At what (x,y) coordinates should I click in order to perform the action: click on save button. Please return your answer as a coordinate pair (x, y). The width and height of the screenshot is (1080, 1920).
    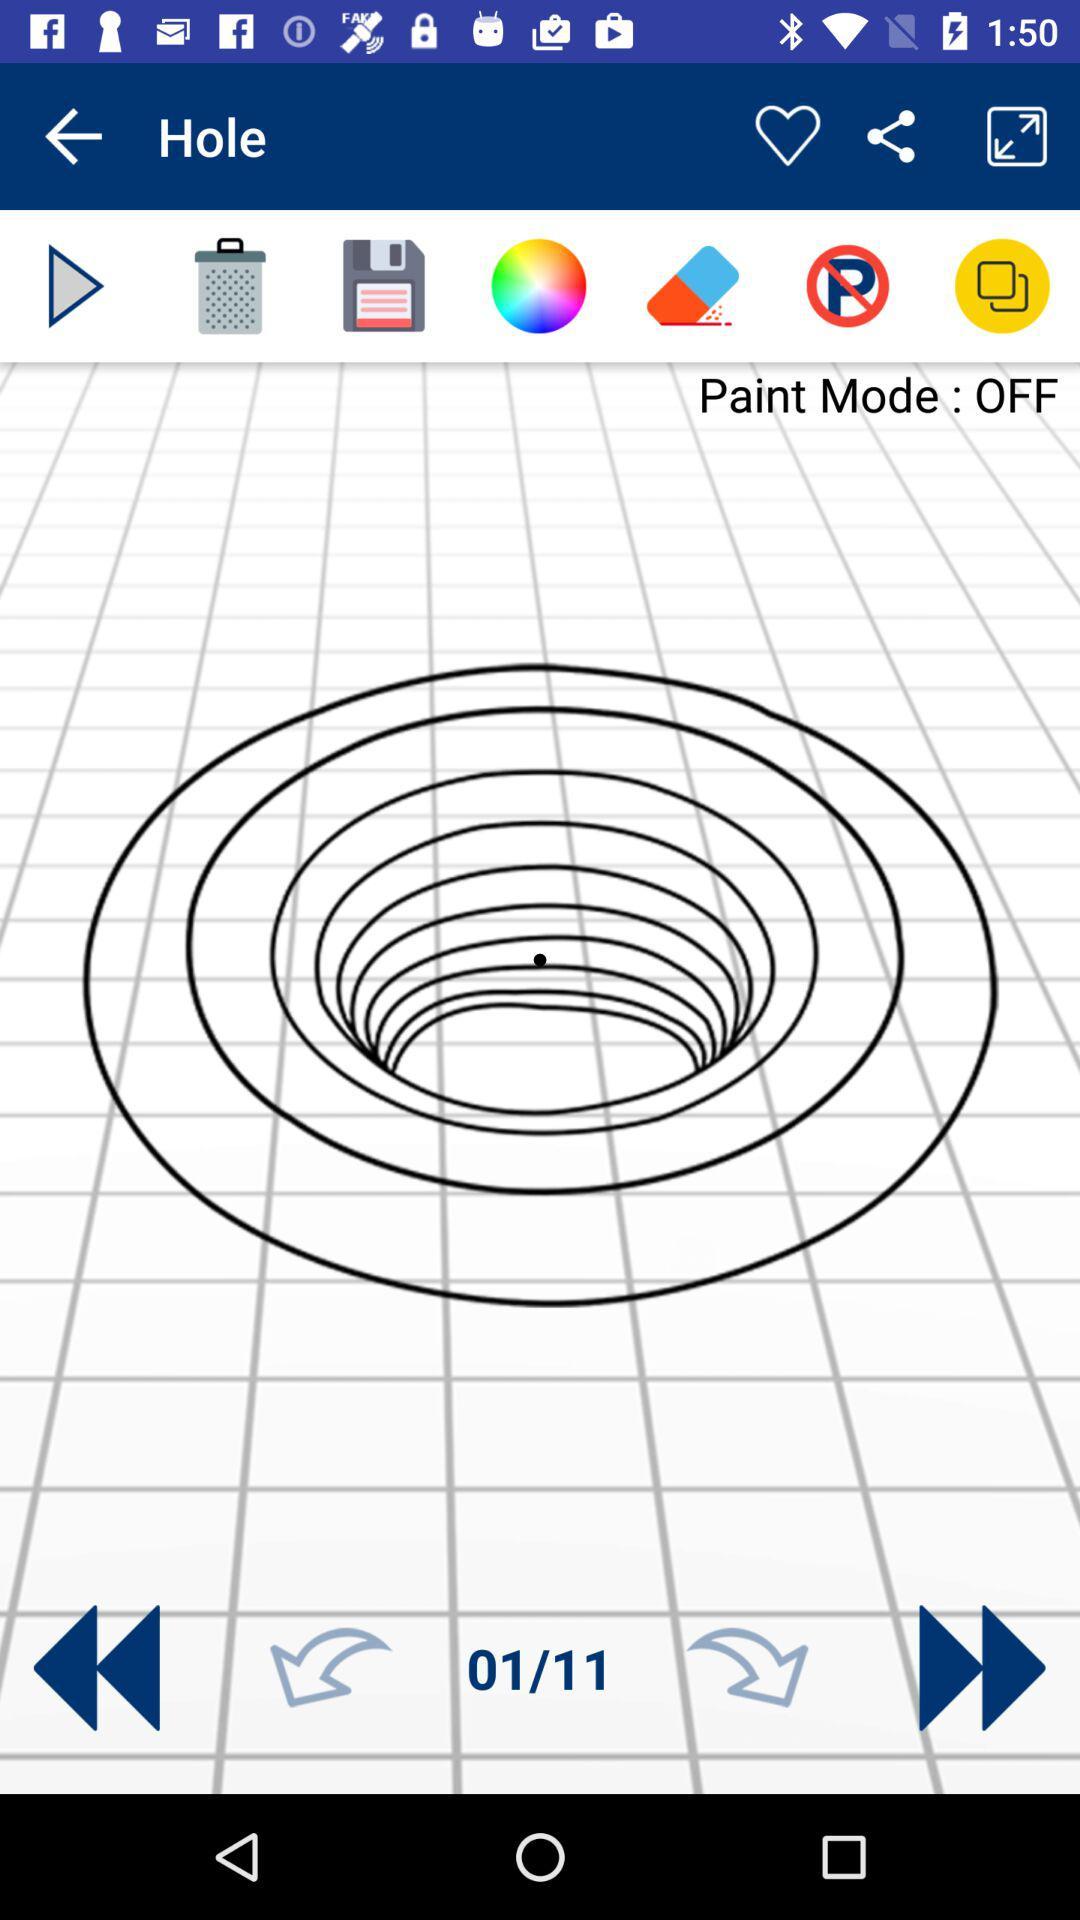
    Looking at the image, I should click on (384, 285).